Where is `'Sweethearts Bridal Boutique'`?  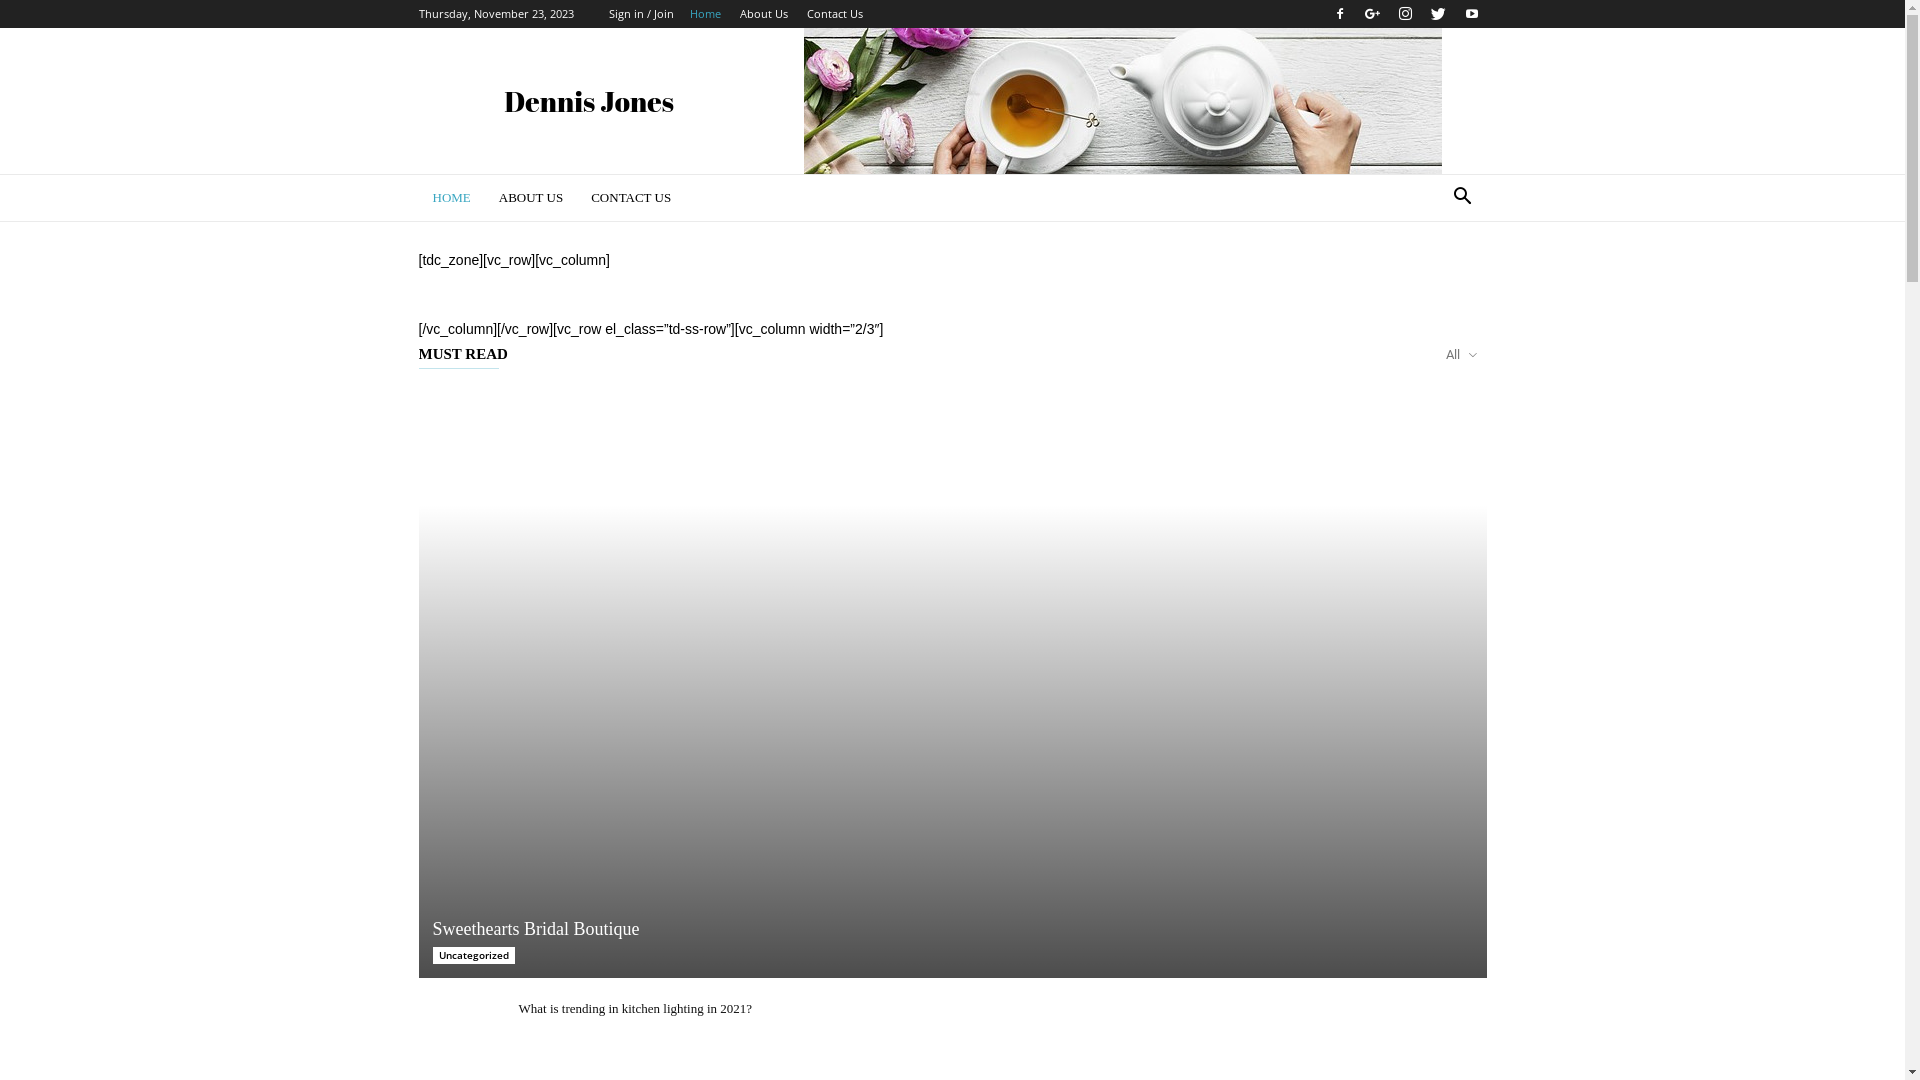 'Sweethearts Bridal Boutique' is located at coordinates (950, 681).